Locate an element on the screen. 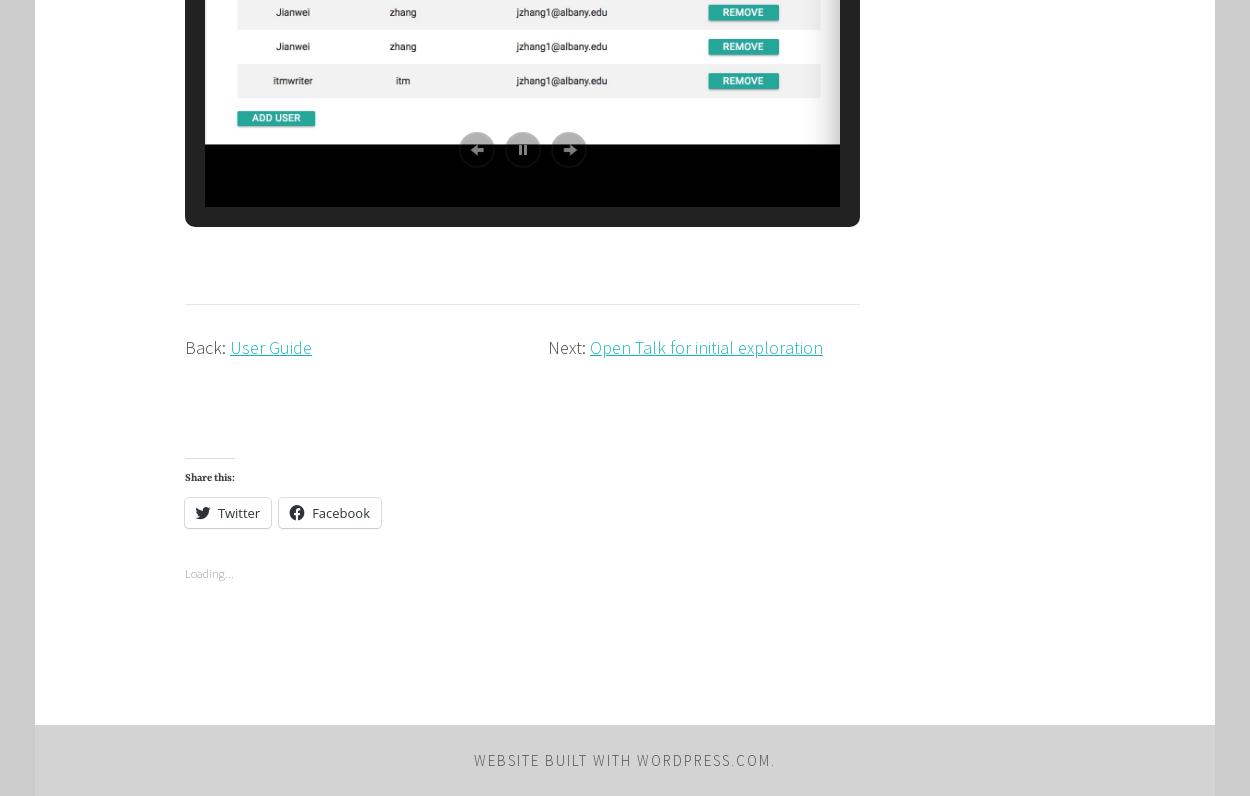  'User Guide' is located at coordinates (271, 346).